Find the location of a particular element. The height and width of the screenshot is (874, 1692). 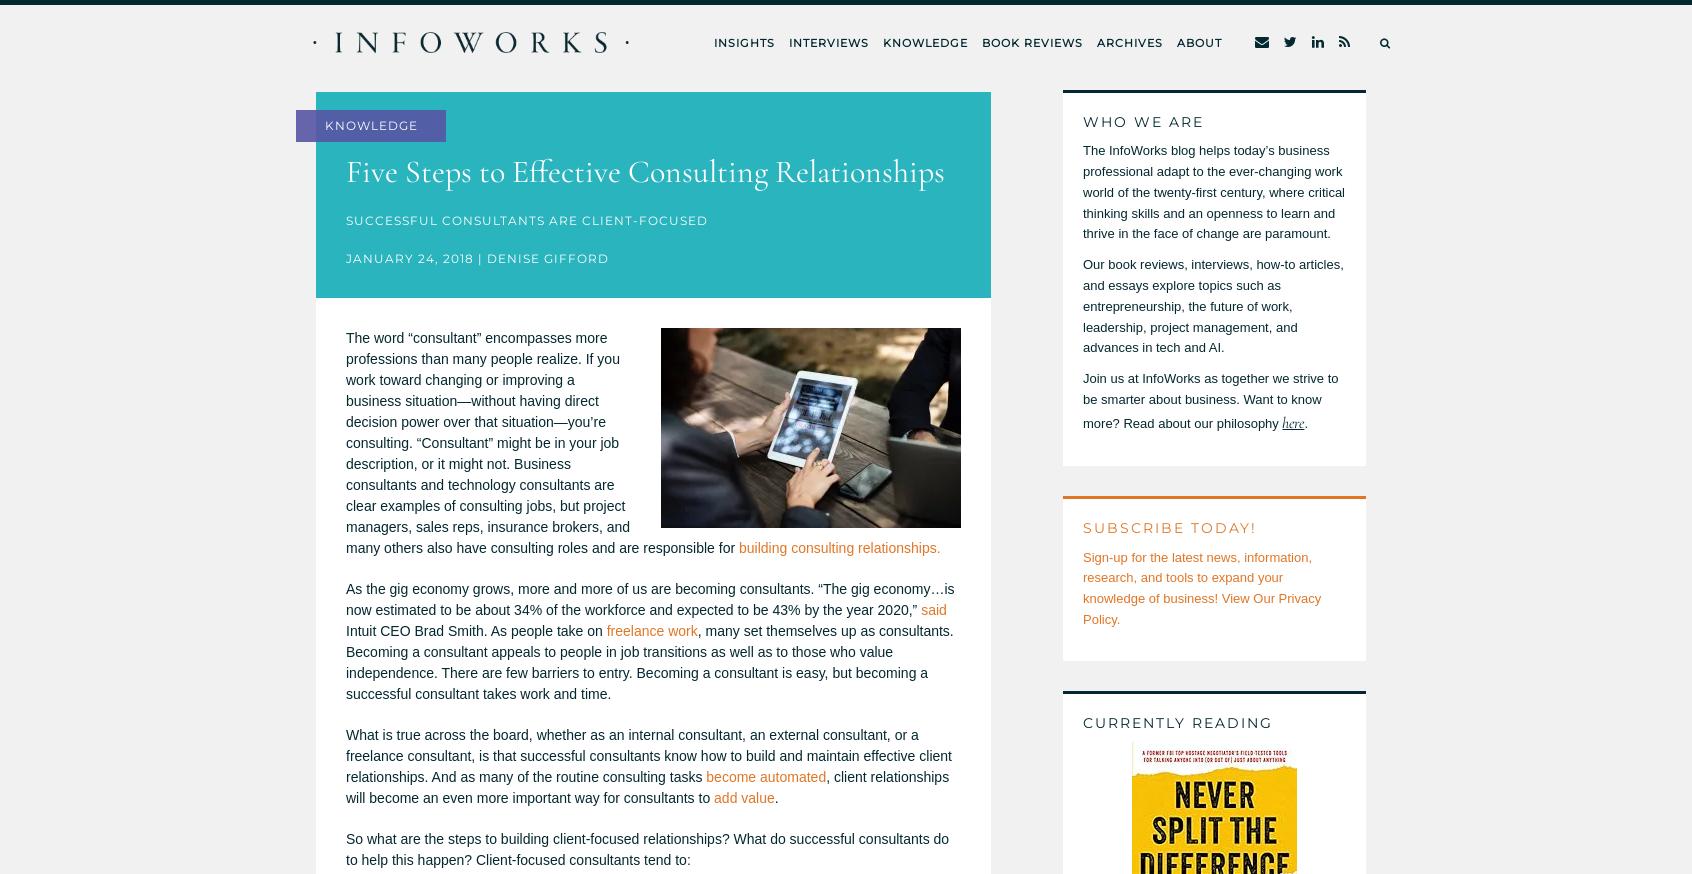

'What is true across the board, whether as an internal consultant, an external consultant, or a freelance consultant, is that successful consultants know how to build and maintain effective client relationships. And as many of the routine consulting tasks' is located at coordinates (345, 755).